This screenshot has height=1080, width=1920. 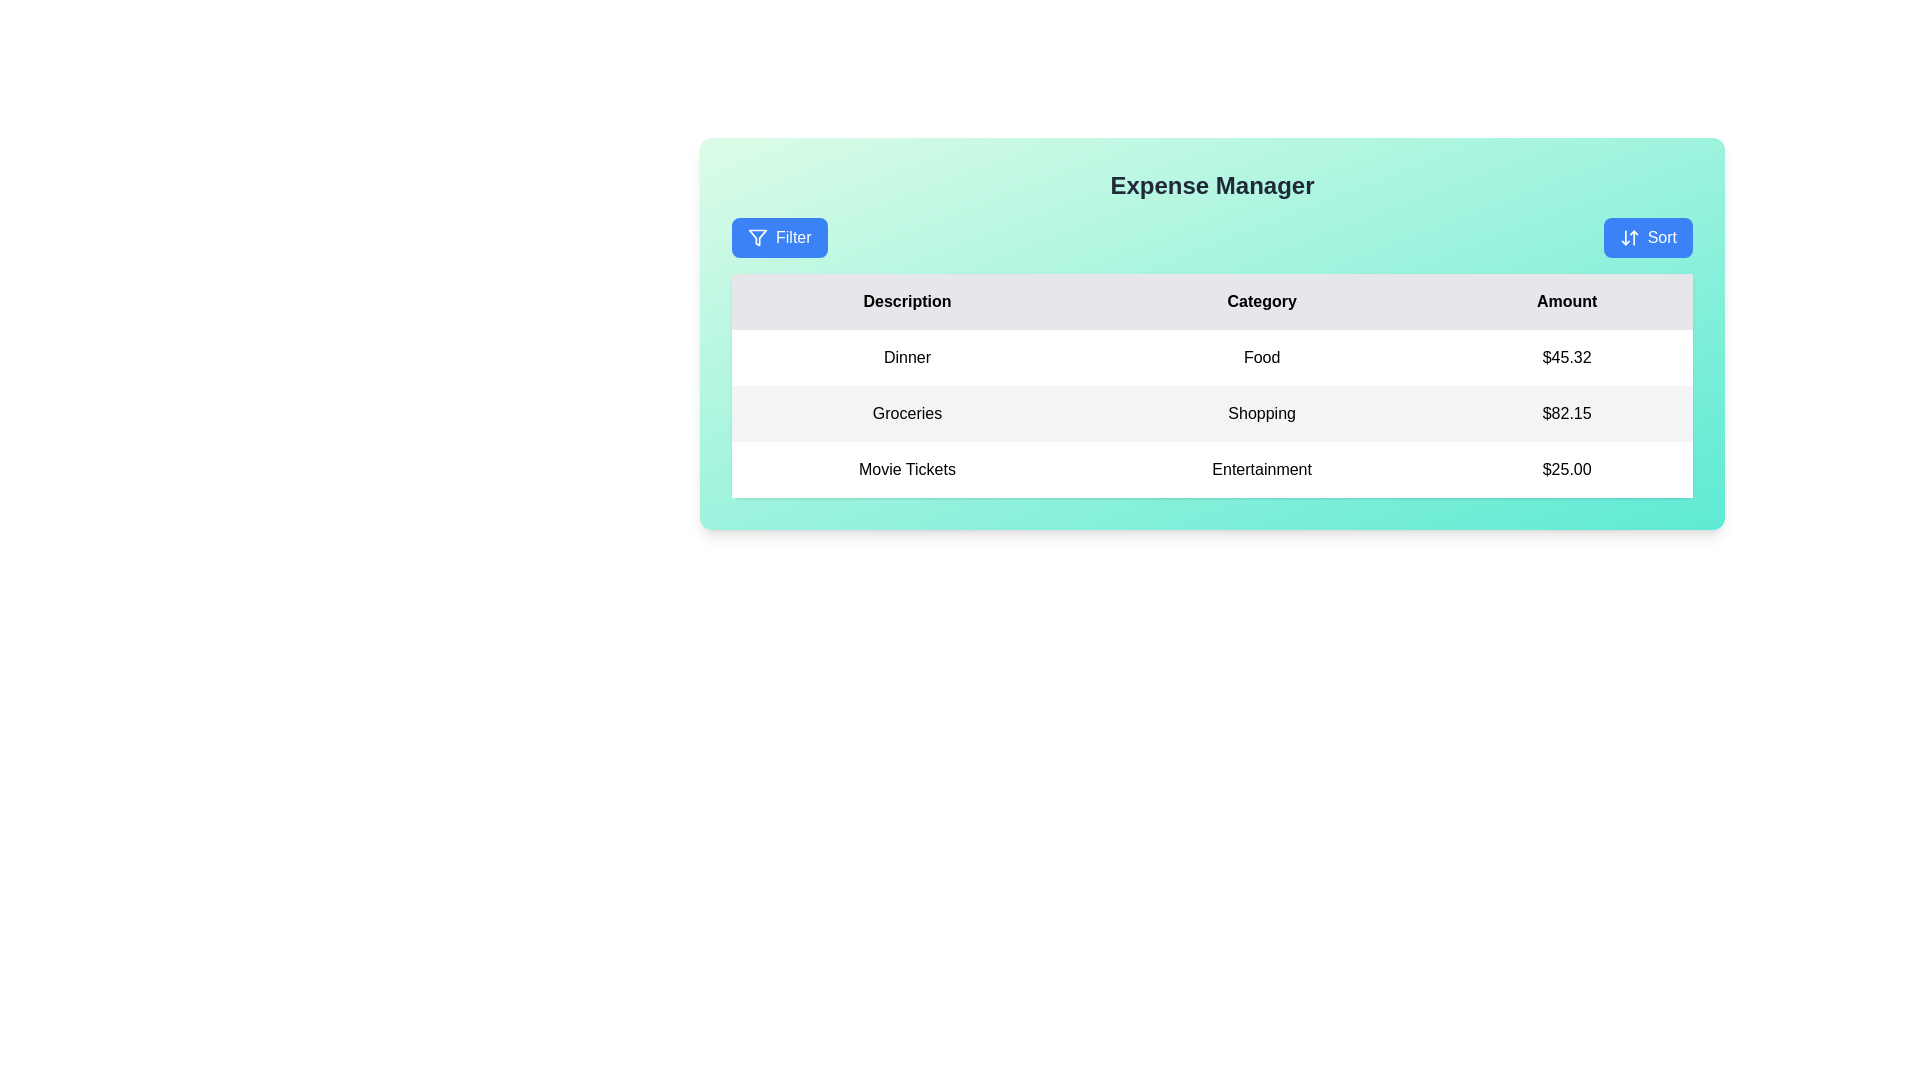 What do you see at coordinates (1211, 470) in the screenshot?
I see `the third row of the table that contains the text block with 'Movie Tickets', 'Entertainment', and '$25.00', which has a white background and centered text alignment` at bounding box center [1211, 470].